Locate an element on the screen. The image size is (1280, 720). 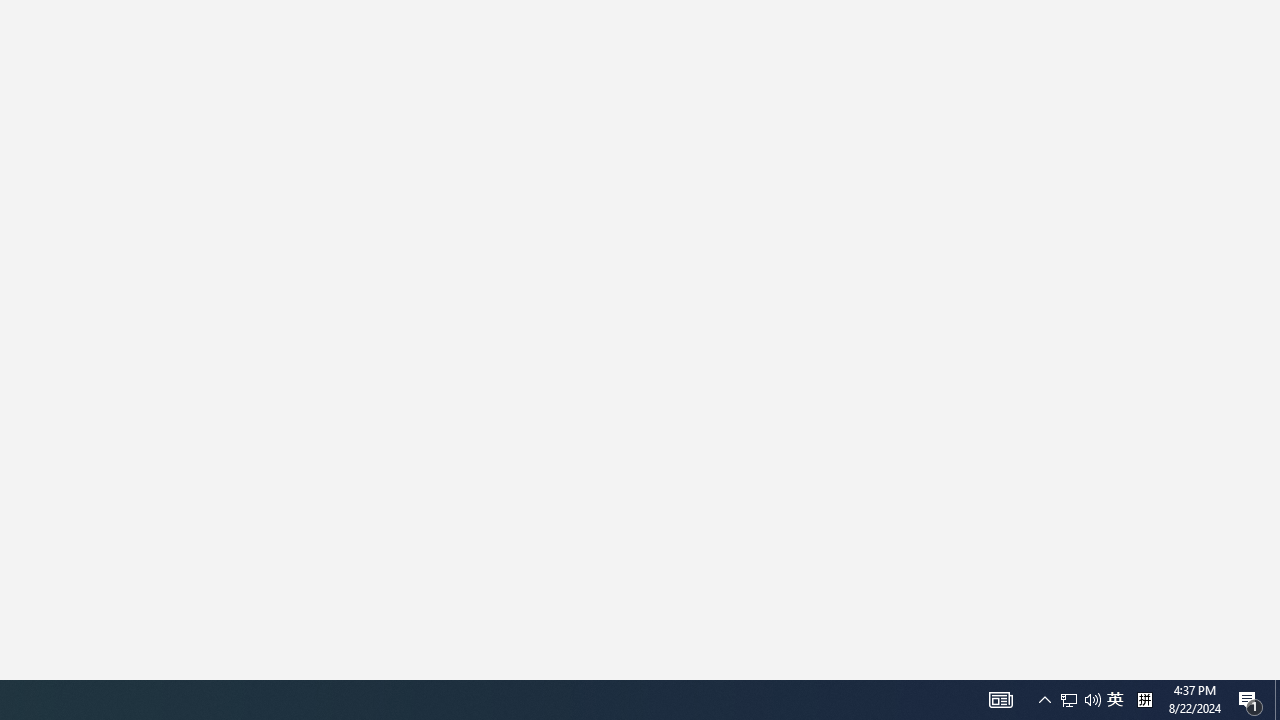
'Tray Input Indicator - Chinese (Simplified, China)' is located at coordinates (1144, 698).